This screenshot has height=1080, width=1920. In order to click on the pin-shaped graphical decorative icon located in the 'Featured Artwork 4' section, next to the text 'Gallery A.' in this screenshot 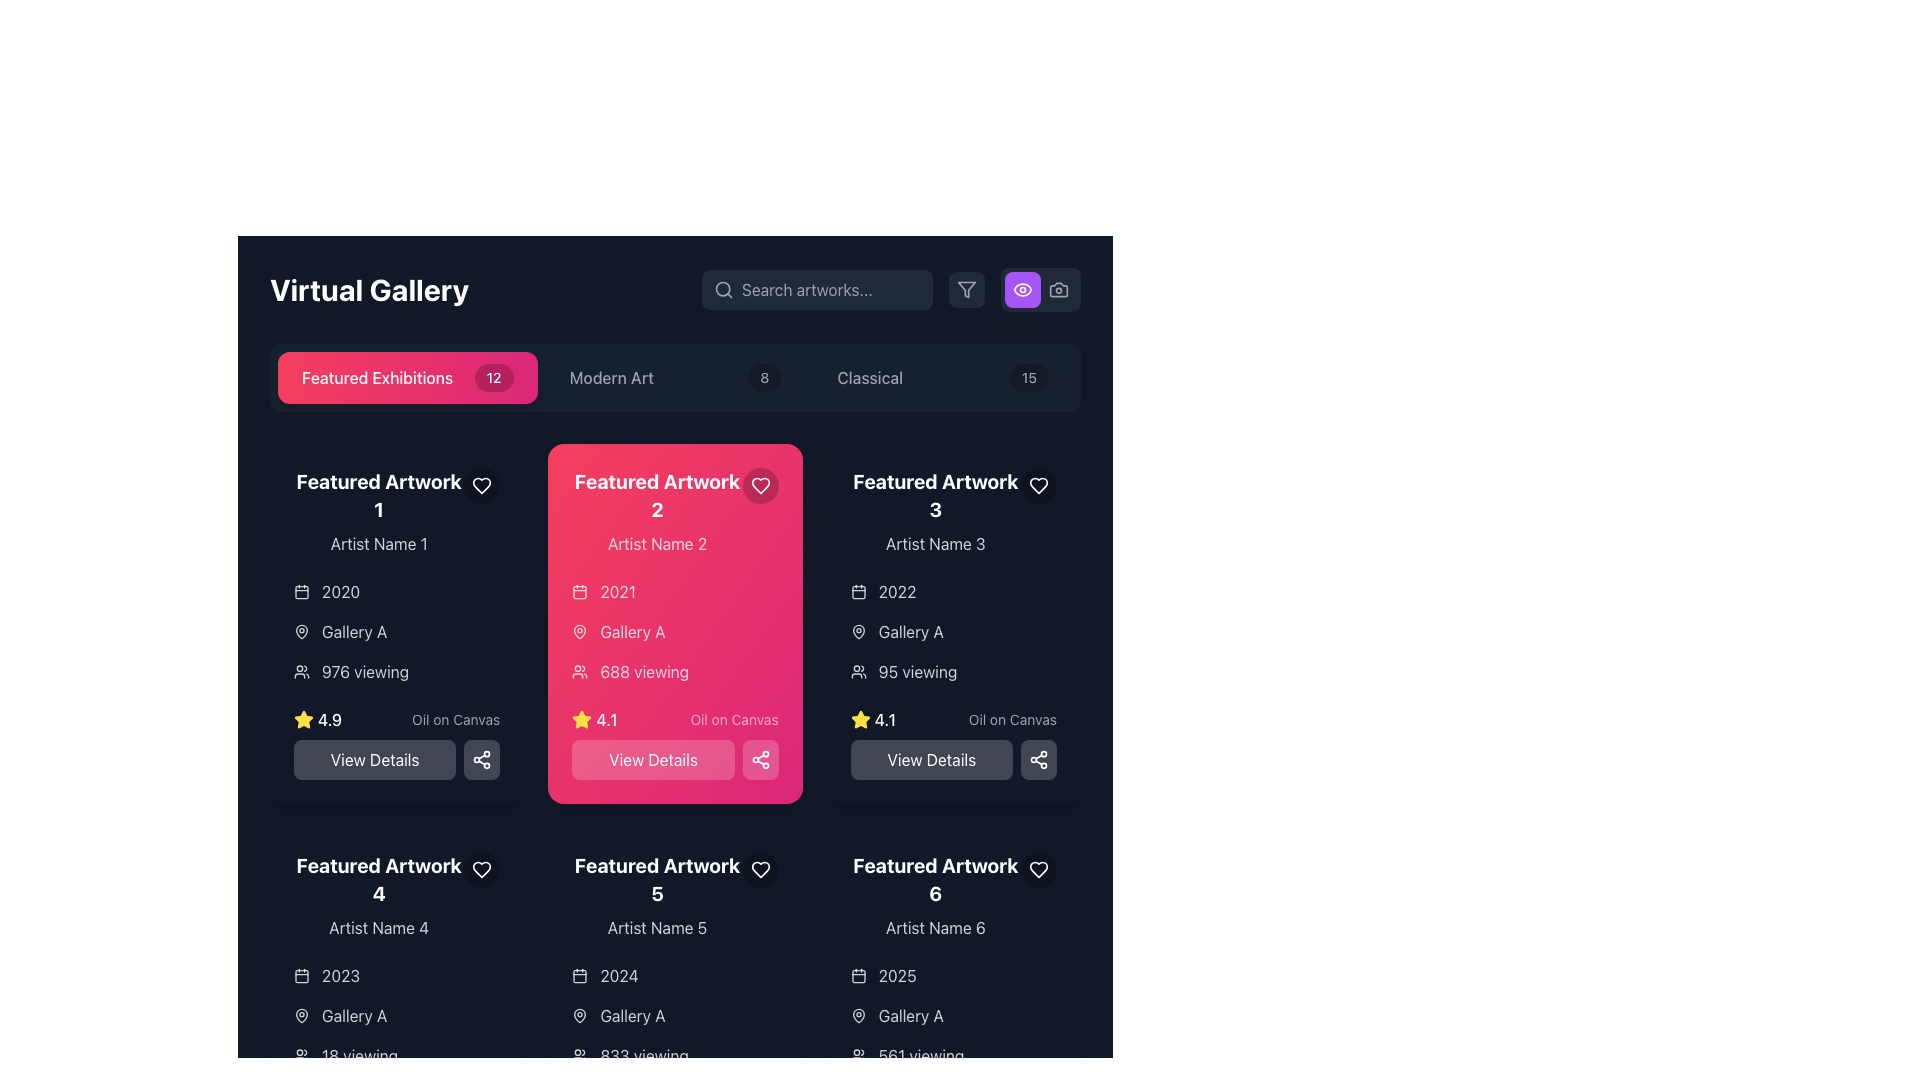, I will do `click(301, 1015)`.